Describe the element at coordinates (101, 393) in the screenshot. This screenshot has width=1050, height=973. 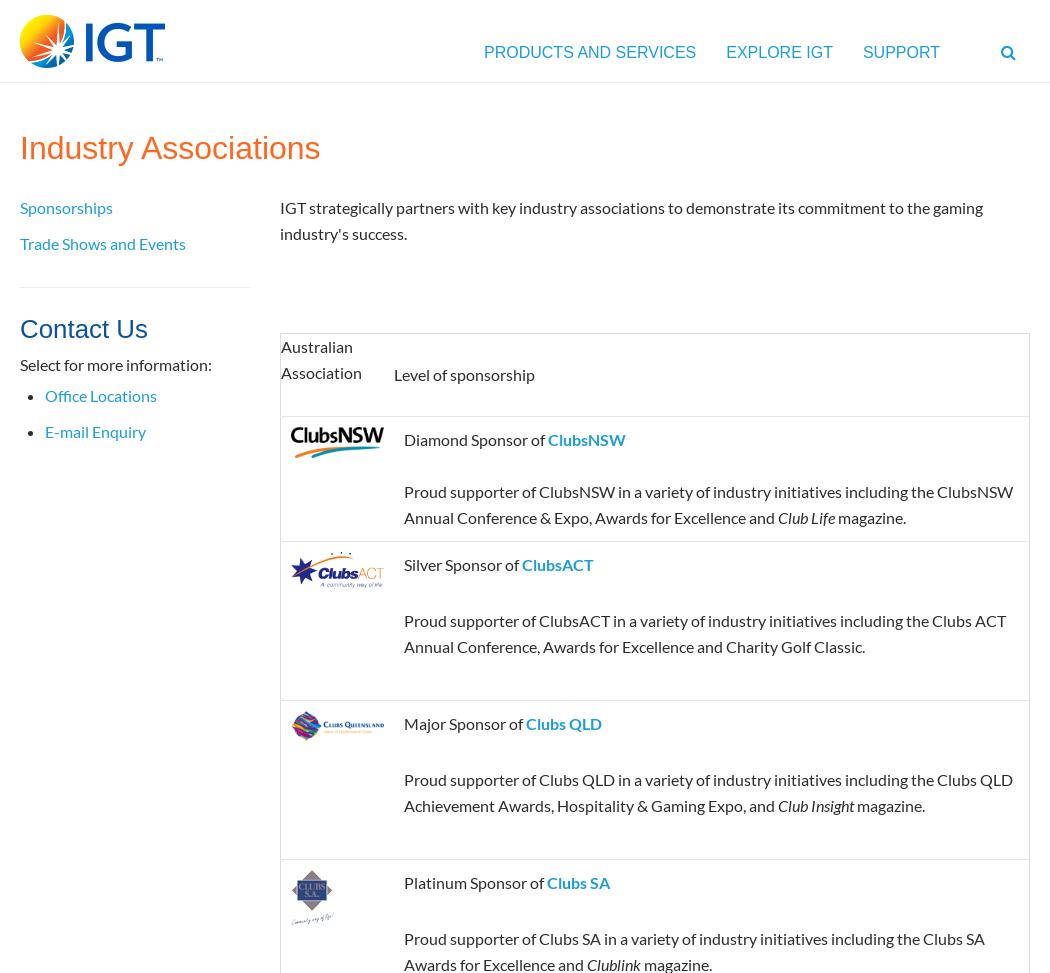
I see `'Office Locations'` at that location.